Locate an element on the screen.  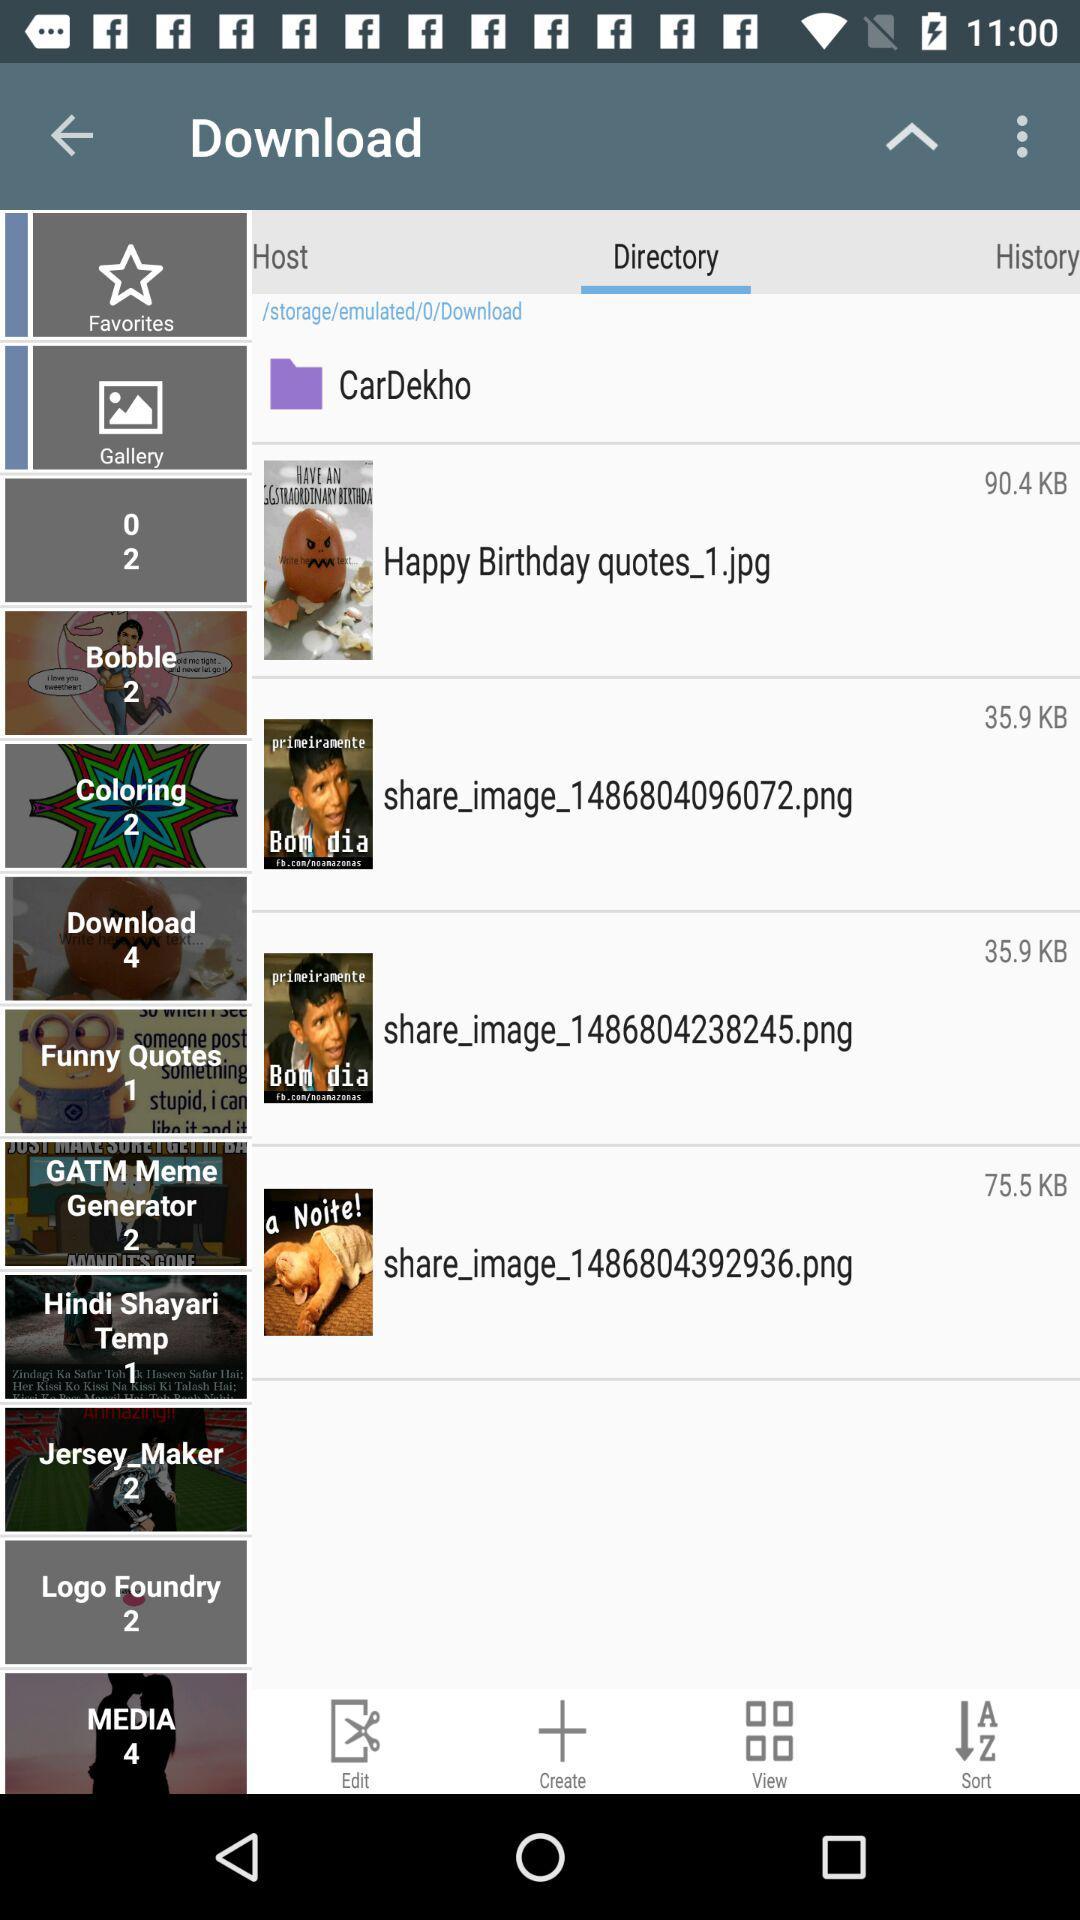
playlist is located at coordinates (562, 1740).